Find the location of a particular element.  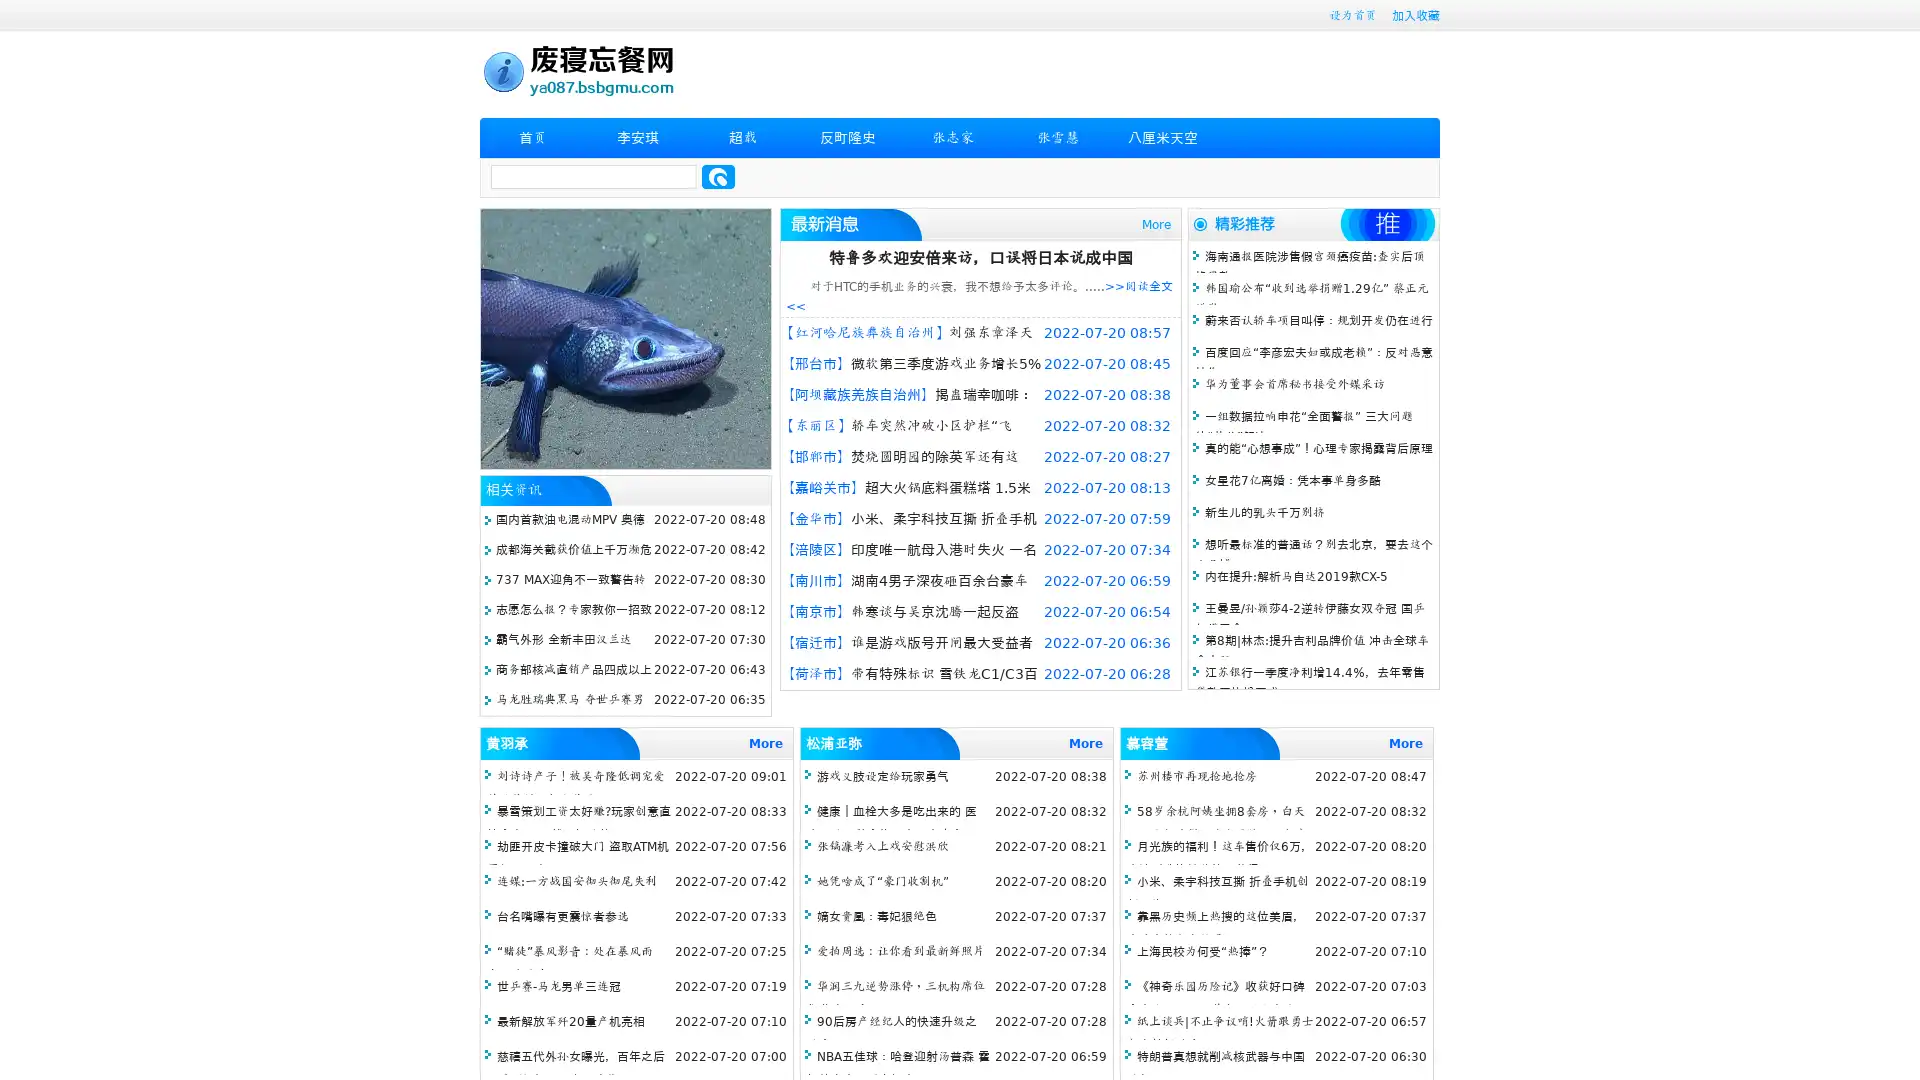

Search is located at coordinates (718, 176).